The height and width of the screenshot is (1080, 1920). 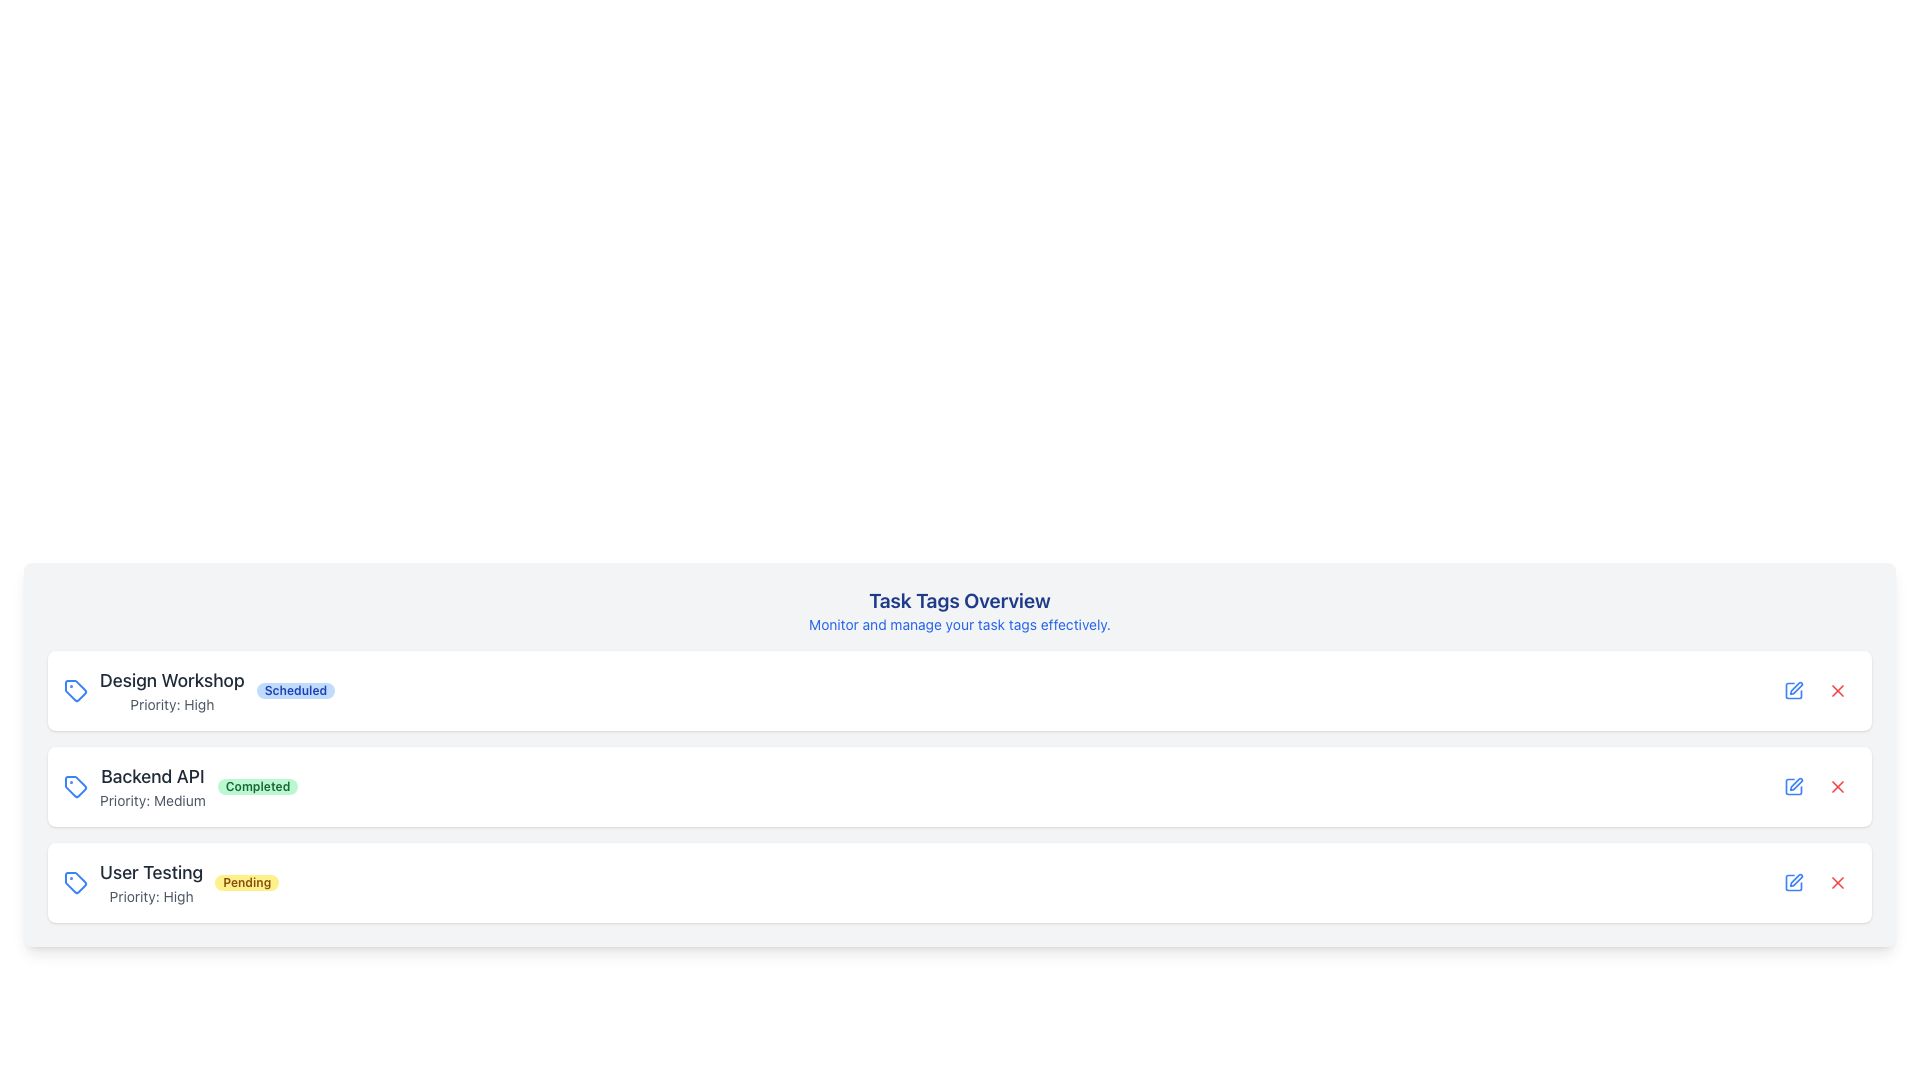 What do you see at coordinates (1794, 882) in the screenshot?
I see `the square-shaped Edit icon, which has bold outlines and resembles a pen, located at the far-right corner of the bottom-most listed item` at bounding box center [1794, 882].